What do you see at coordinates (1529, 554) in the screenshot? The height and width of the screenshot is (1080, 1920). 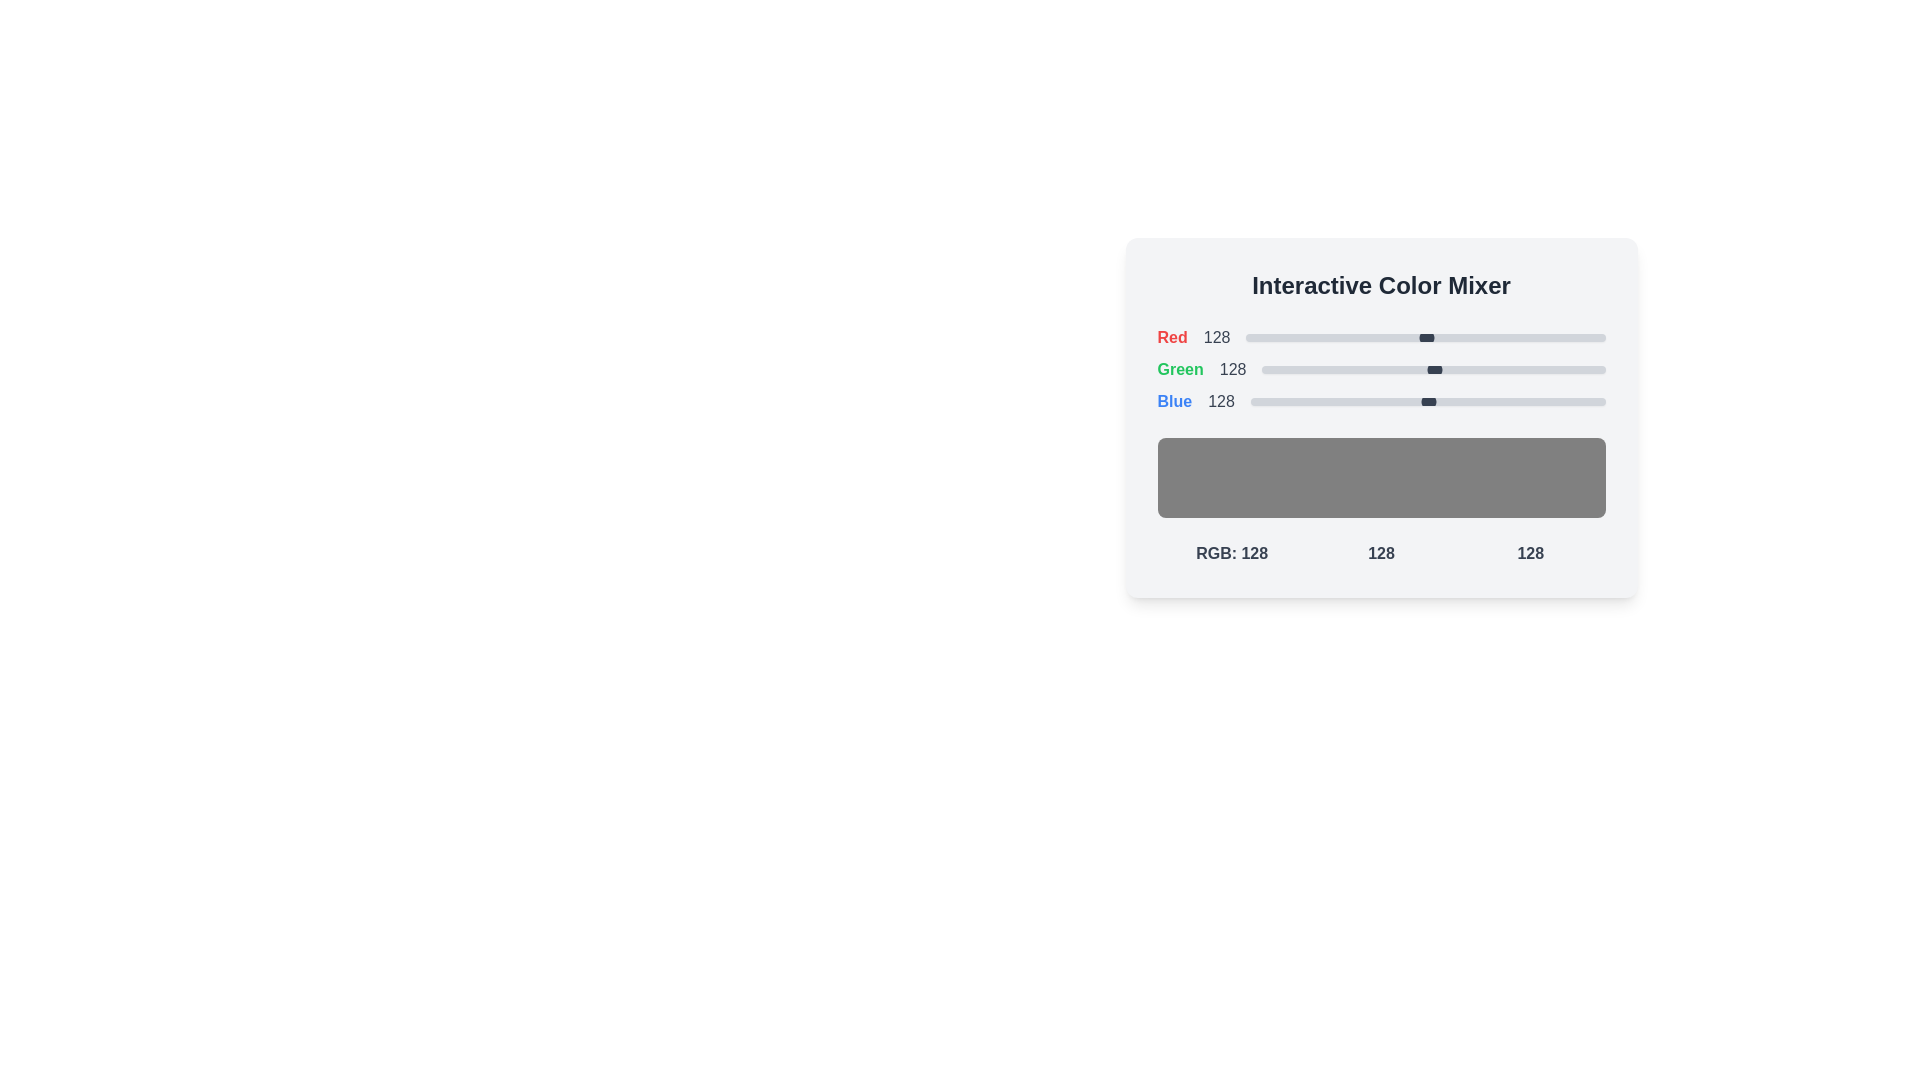 I see `the static text label displaying the number '128', which is the last item in the RGB summary section below the color sliders` at bounding box center [1529, 554].